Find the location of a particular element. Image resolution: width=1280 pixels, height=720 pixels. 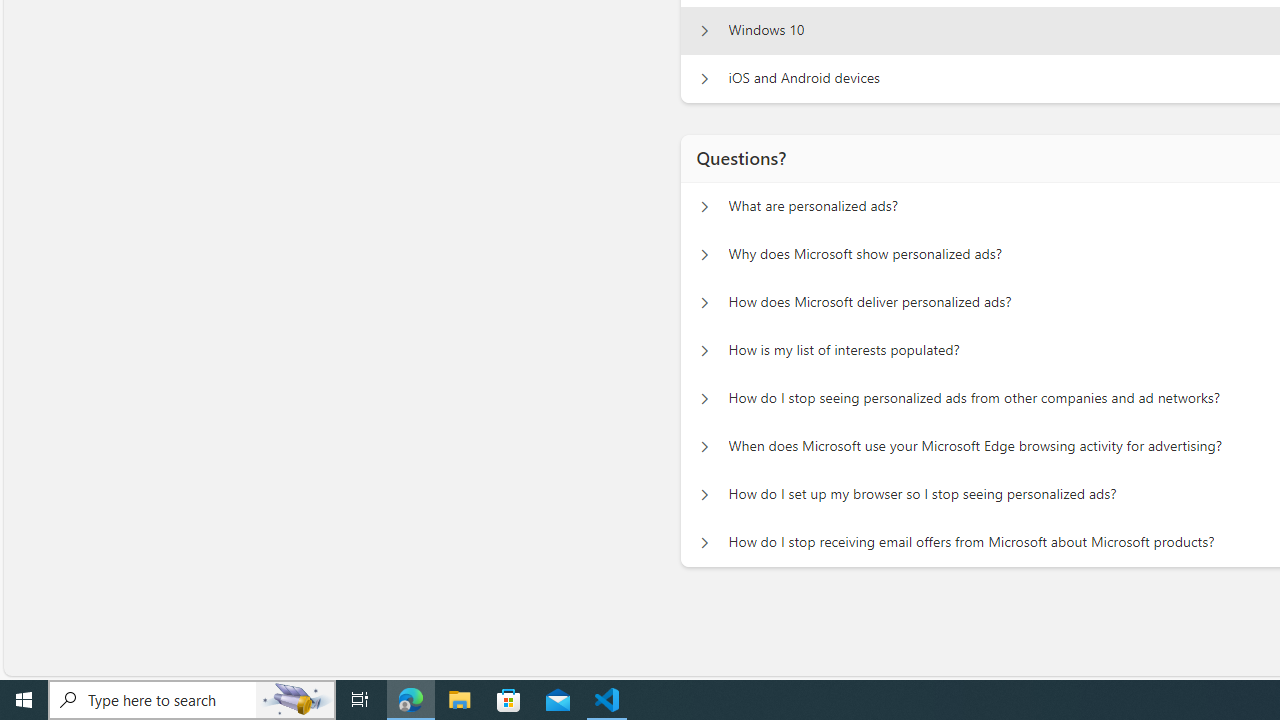

'Questions? Why does Microsoft show personalized ads?' is located at coordinates (704, 254).